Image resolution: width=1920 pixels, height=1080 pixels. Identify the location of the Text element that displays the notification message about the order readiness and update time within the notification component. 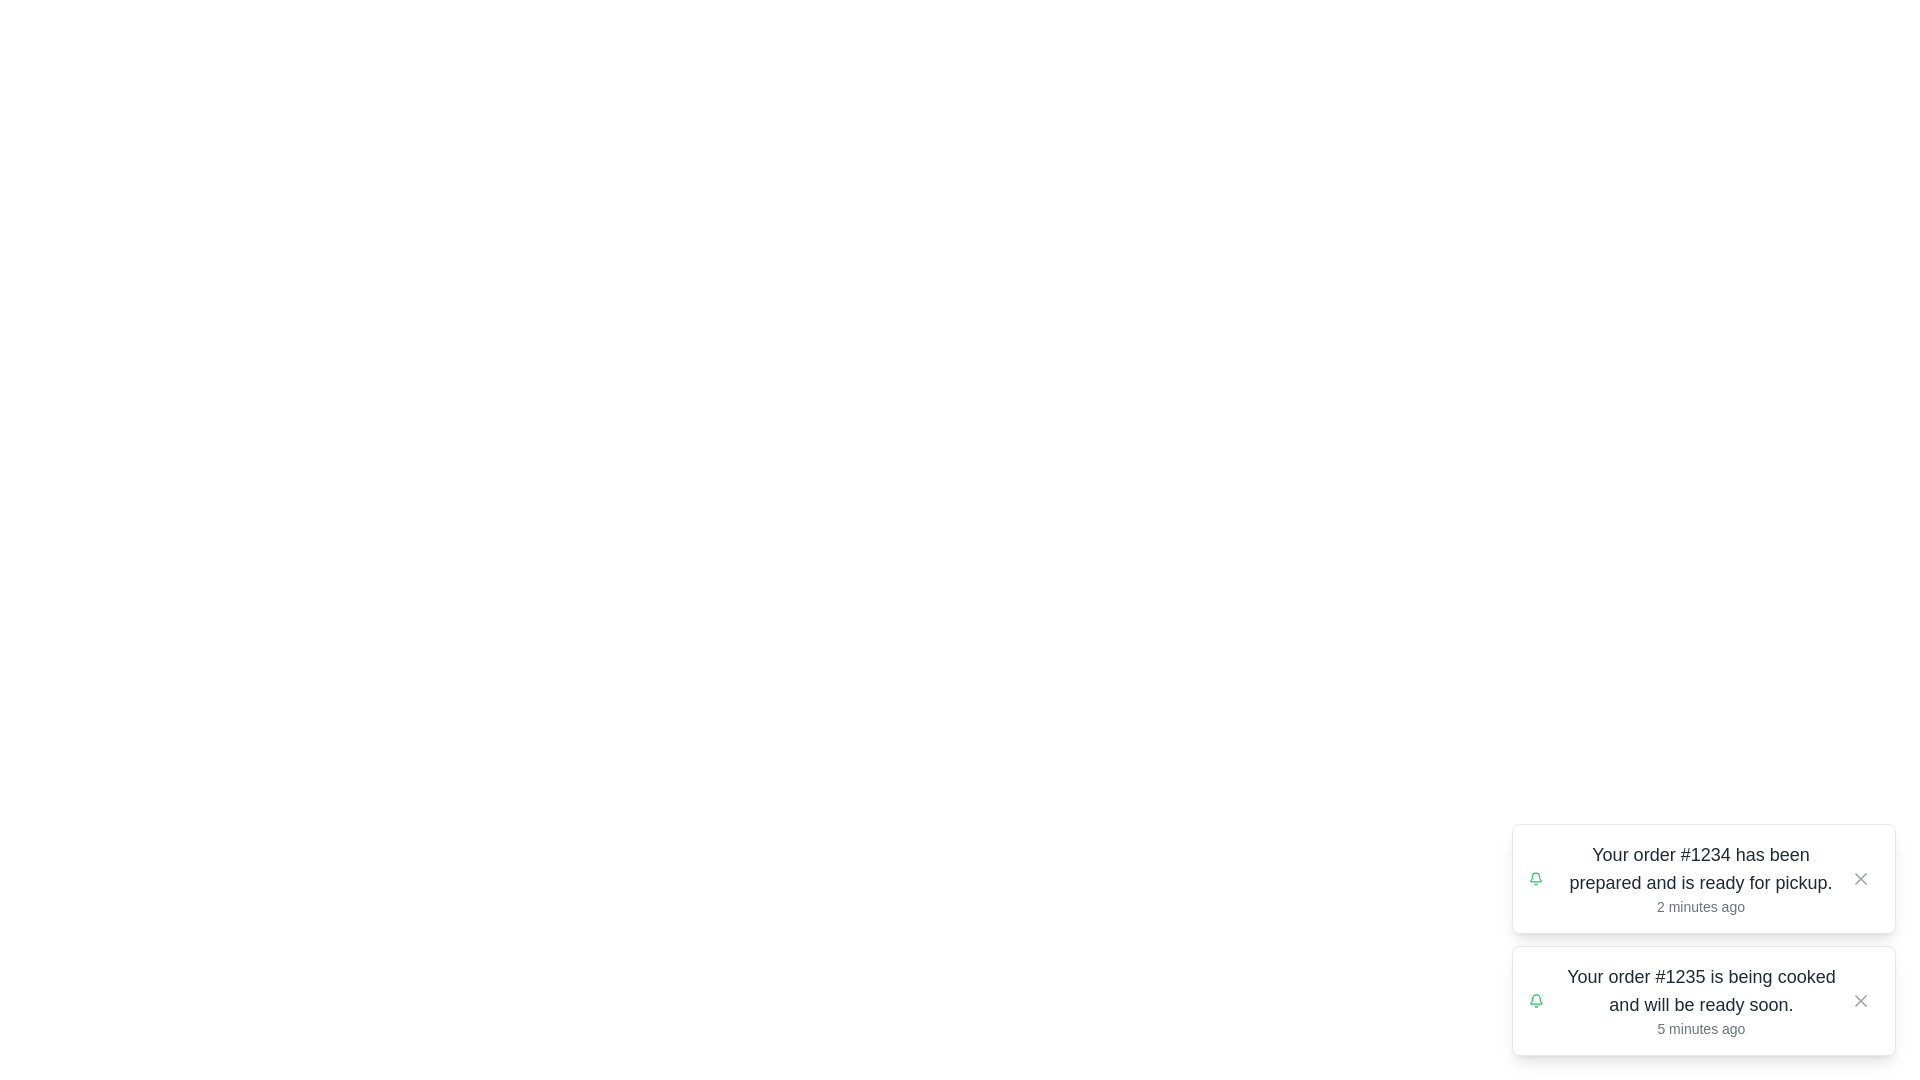
(1699, 878).